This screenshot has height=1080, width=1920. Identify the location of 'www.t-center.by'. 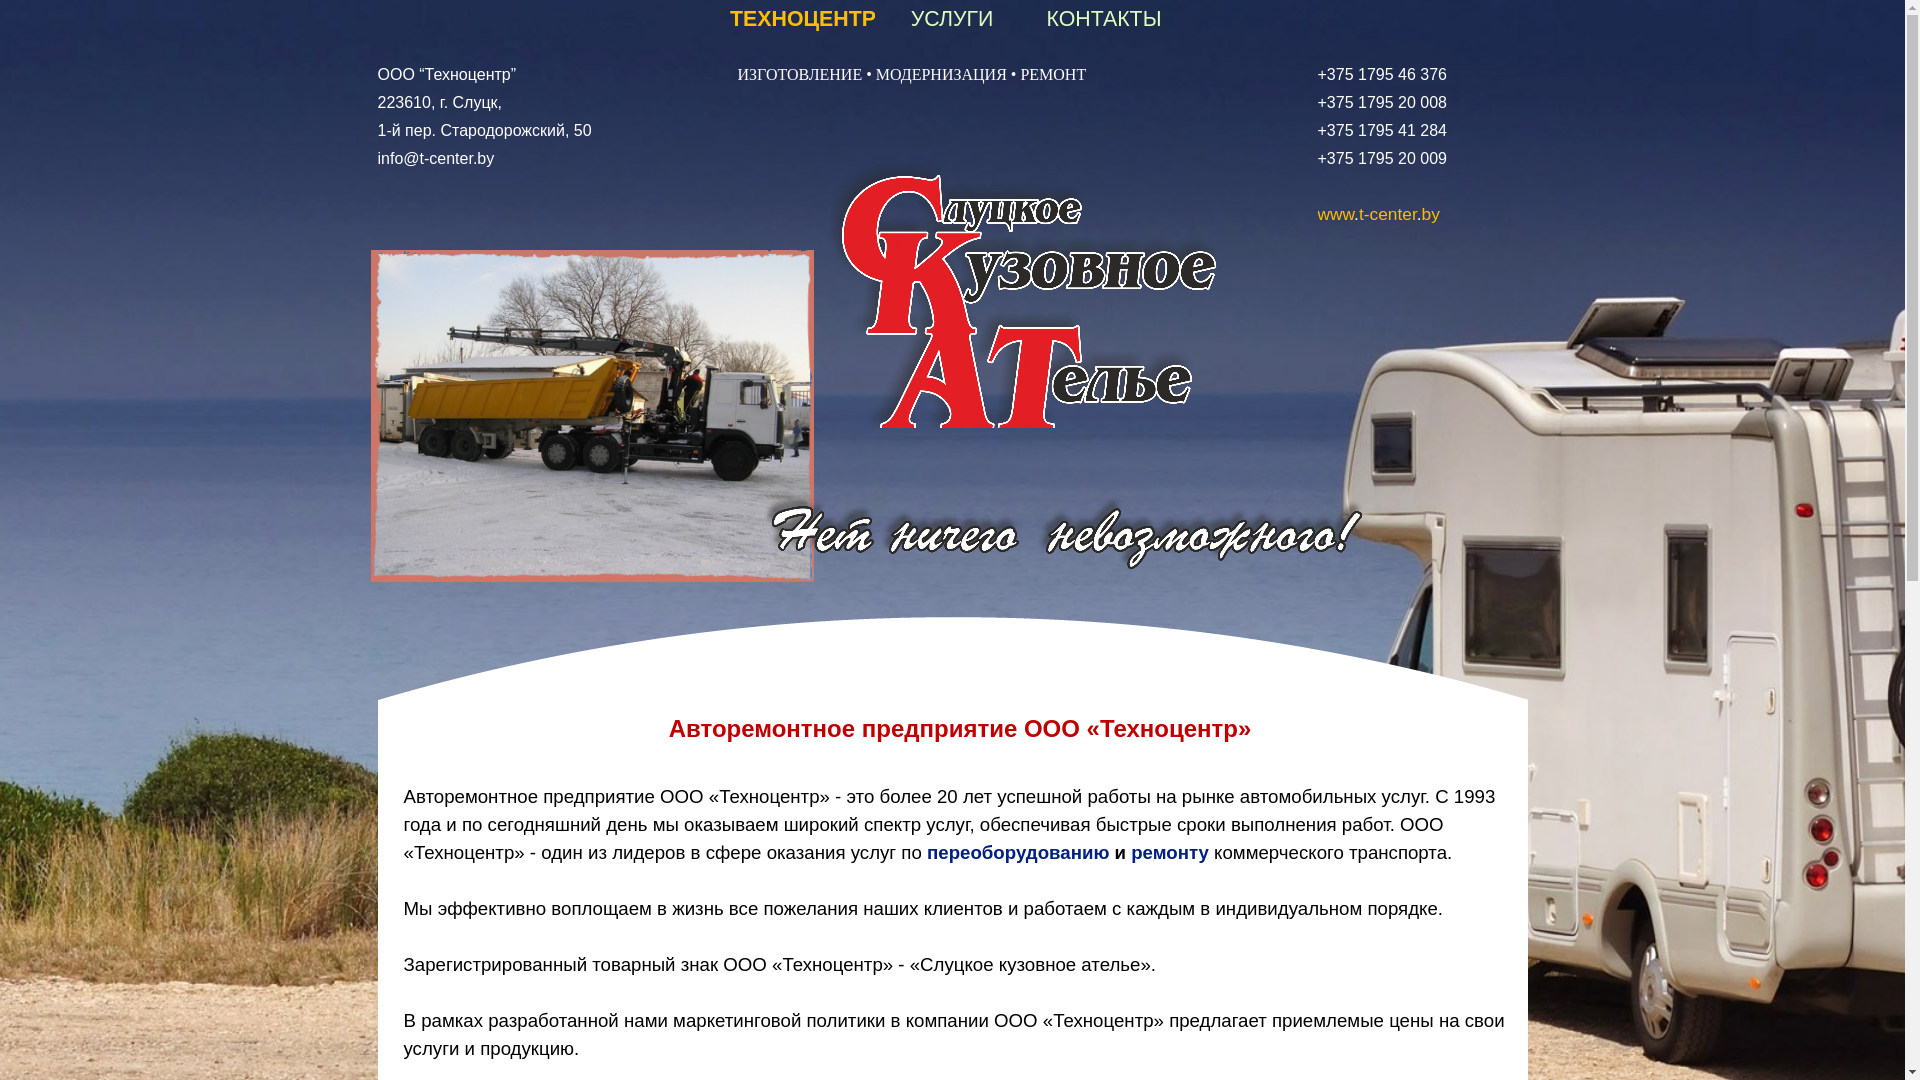
(1377, 213).